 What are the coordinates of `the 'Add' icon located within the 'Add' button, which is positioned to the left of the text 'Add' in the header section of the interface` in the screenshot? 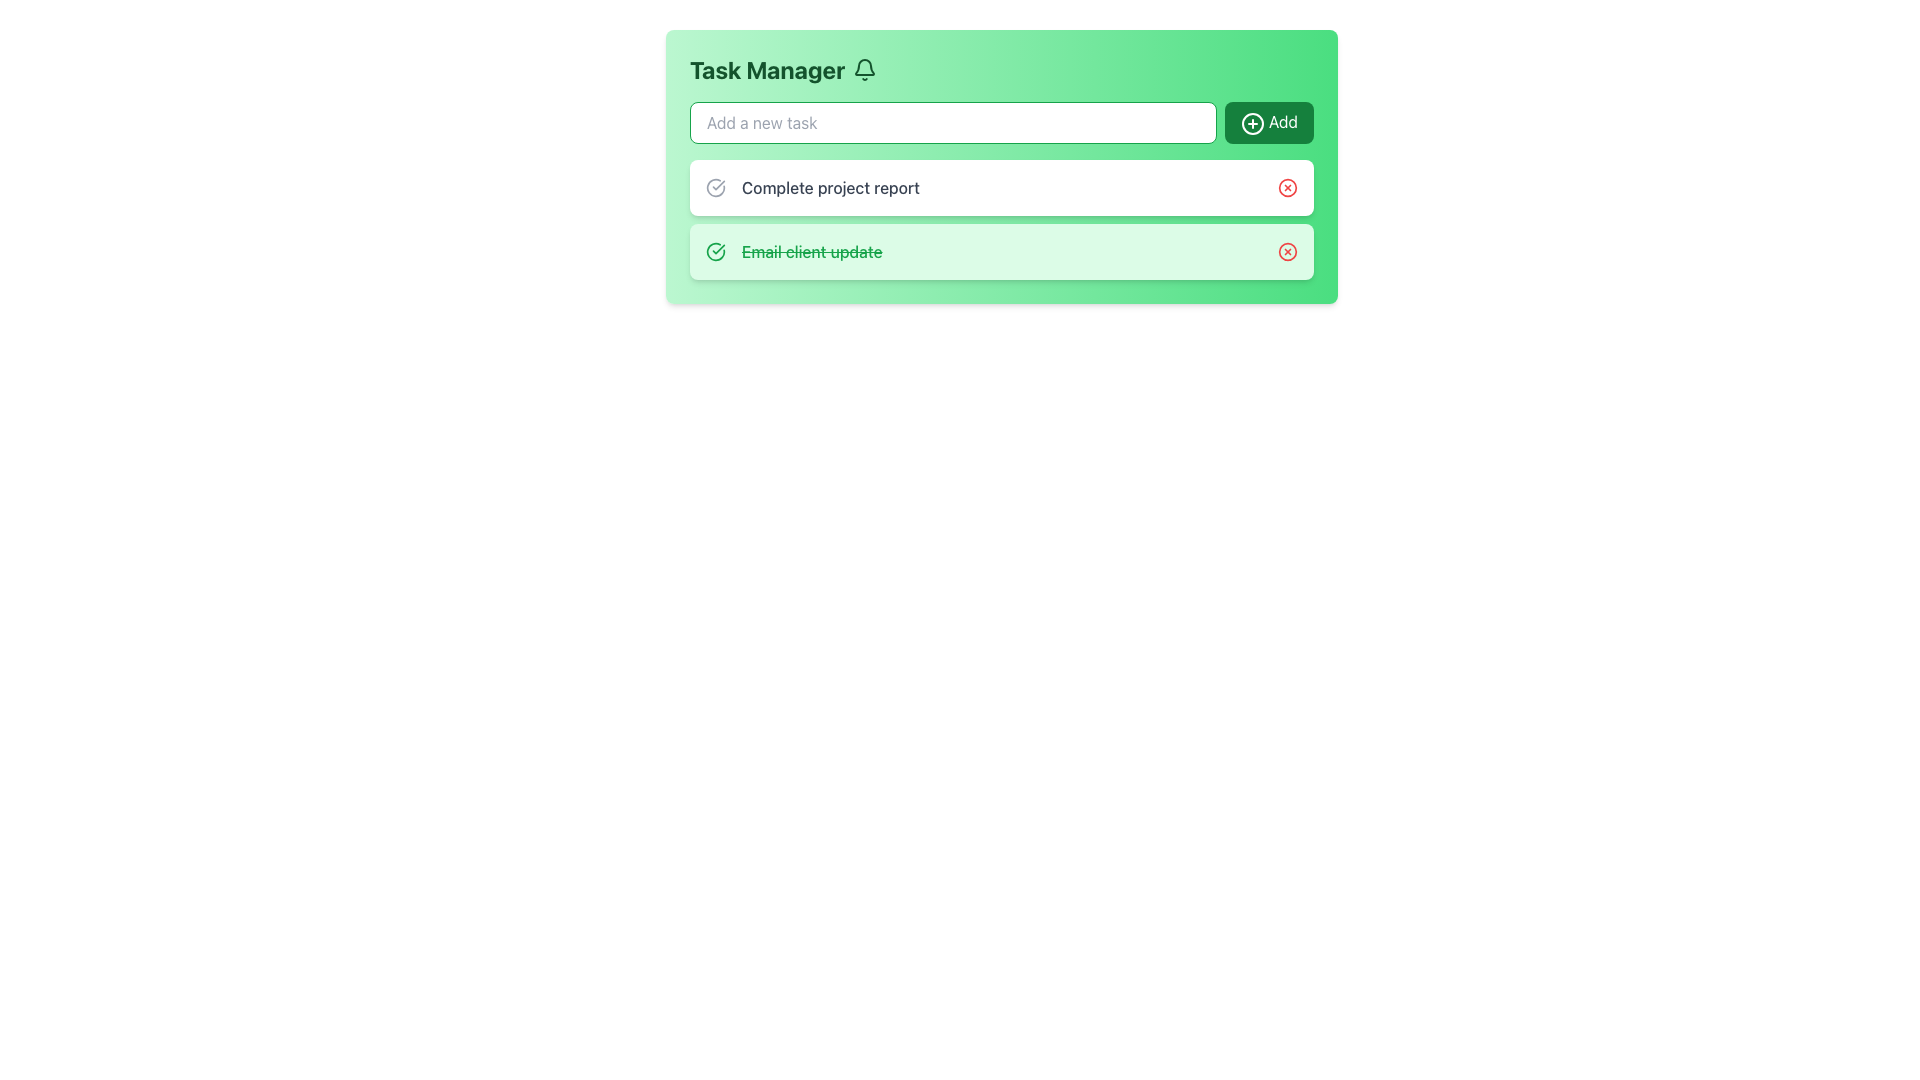 It's located at (1251, 123).